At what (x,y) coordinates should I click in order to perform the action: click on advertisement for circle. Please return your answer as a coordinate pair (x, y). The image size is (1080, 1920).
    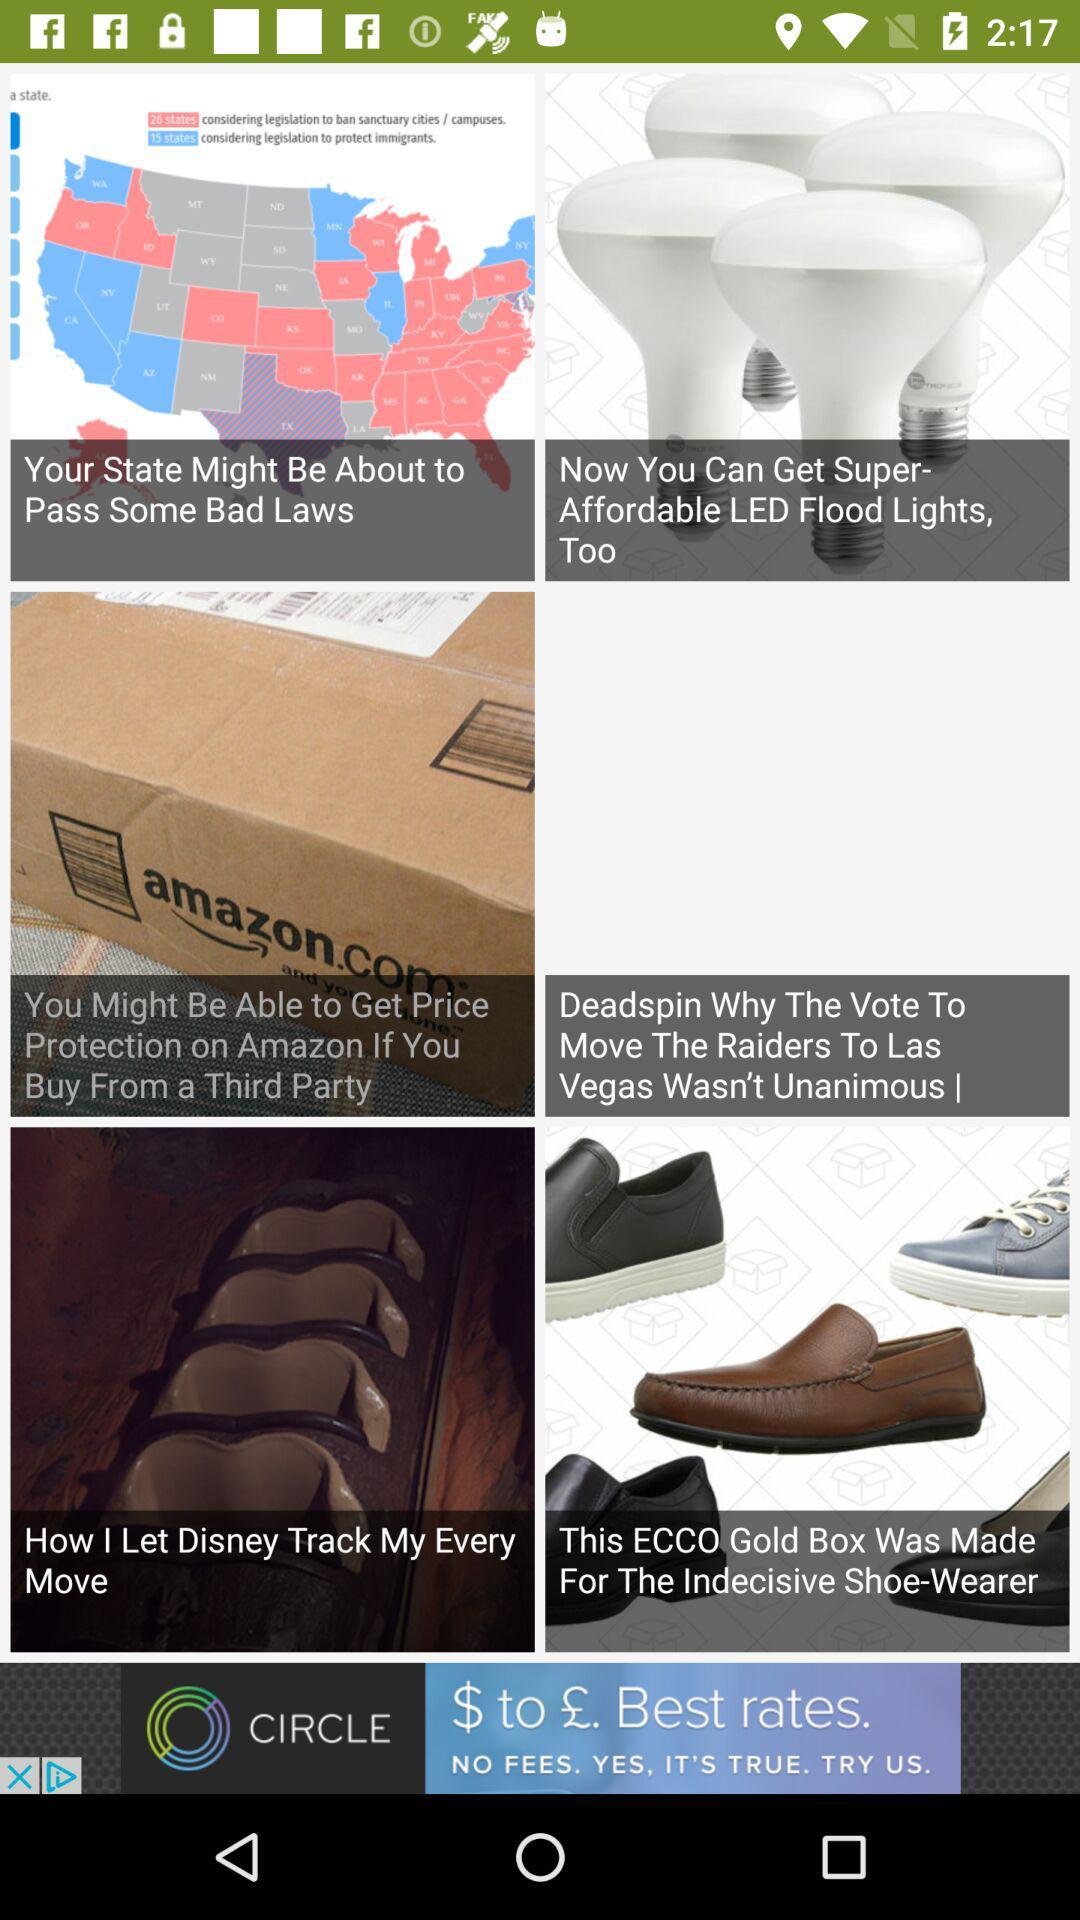
    Looking at the image, I should click on (540, 1727).